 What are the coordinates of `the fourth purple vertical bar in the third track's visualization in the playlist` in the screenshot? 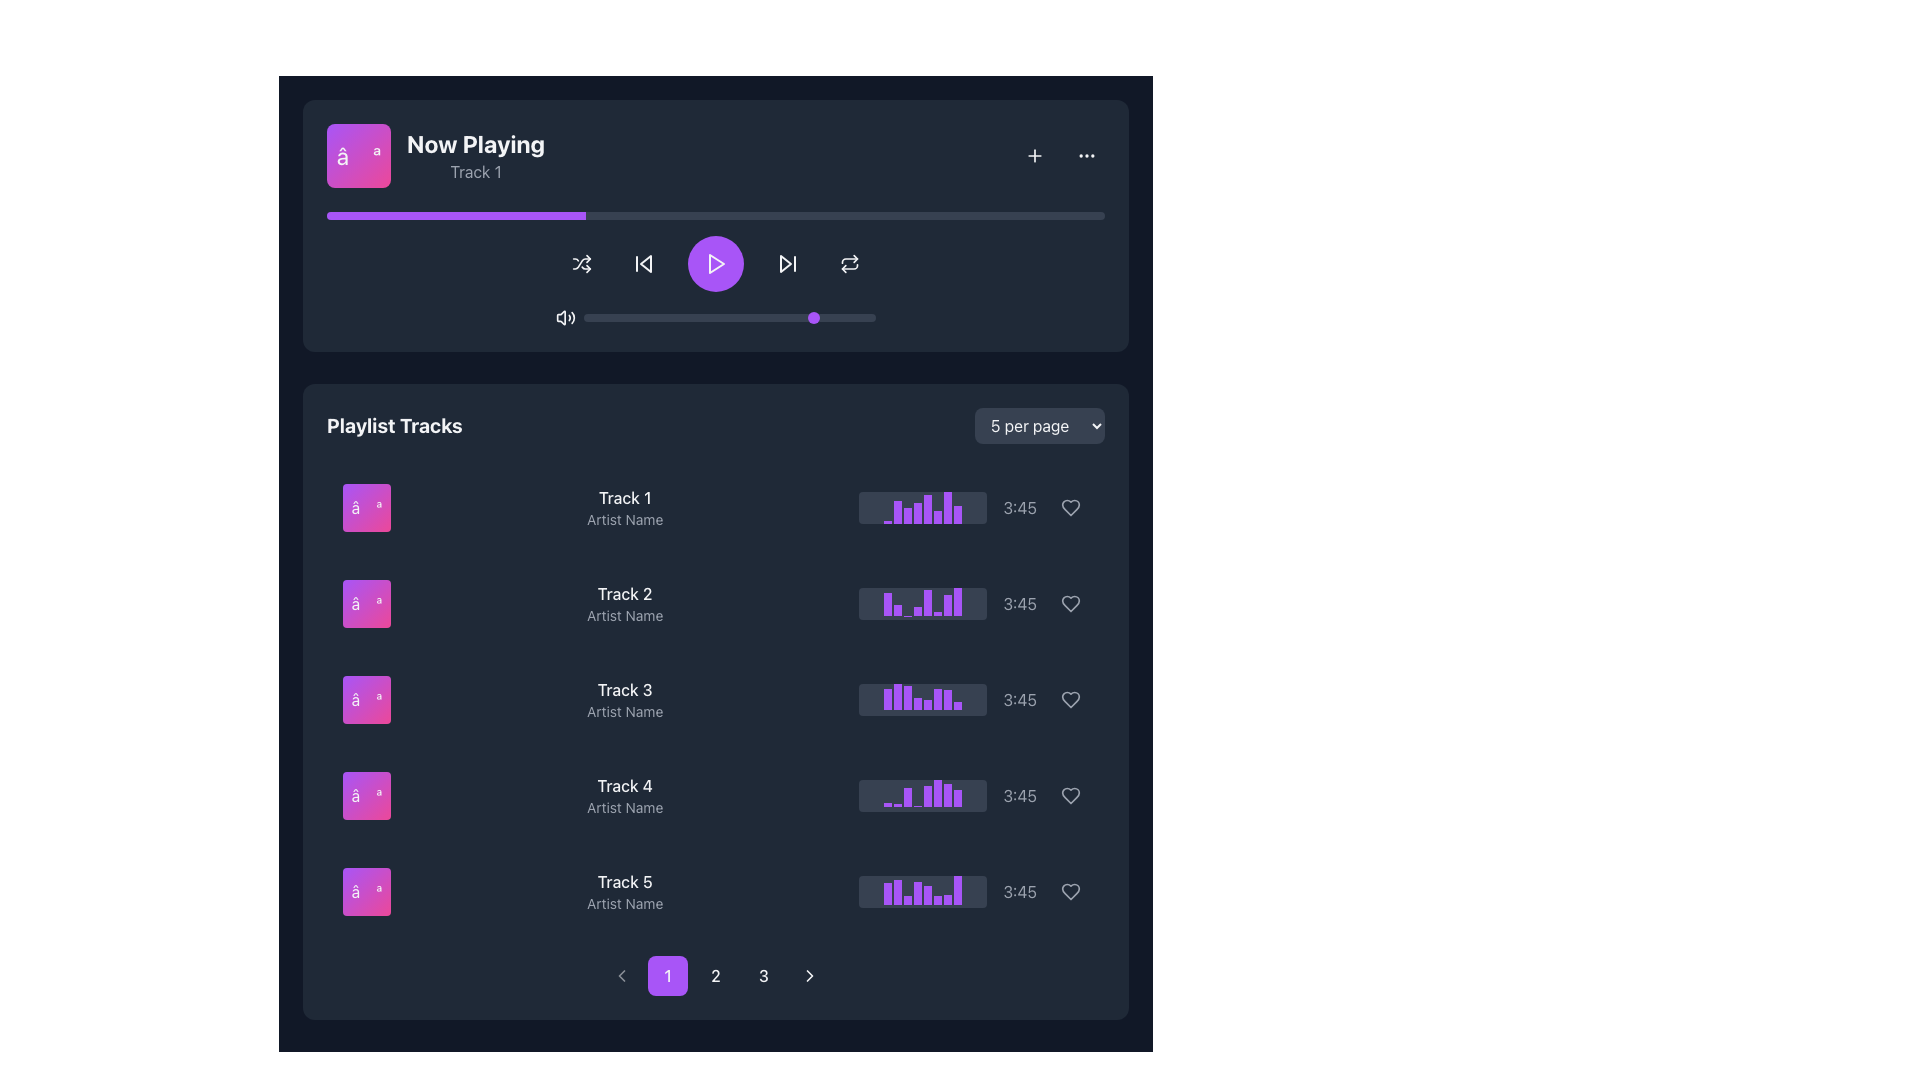 It's located at (917, 703).